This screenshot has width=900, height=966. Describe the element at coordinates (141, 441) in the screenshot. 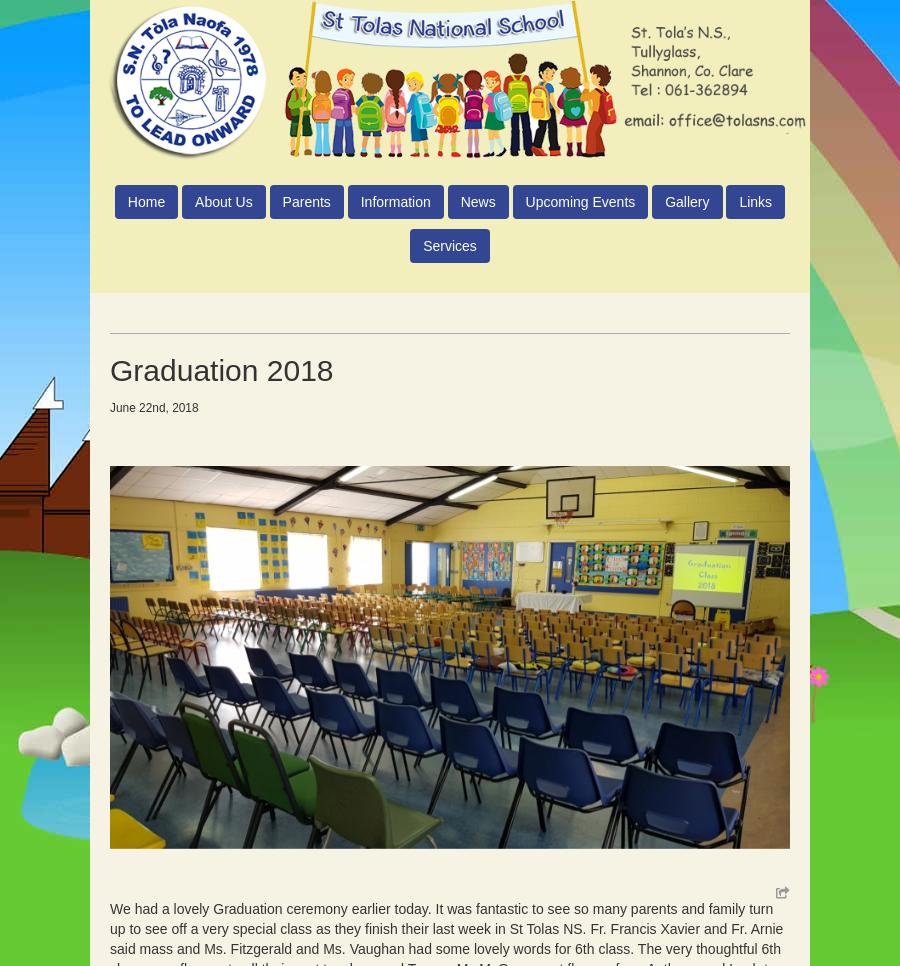

I see `'38'` at that location.